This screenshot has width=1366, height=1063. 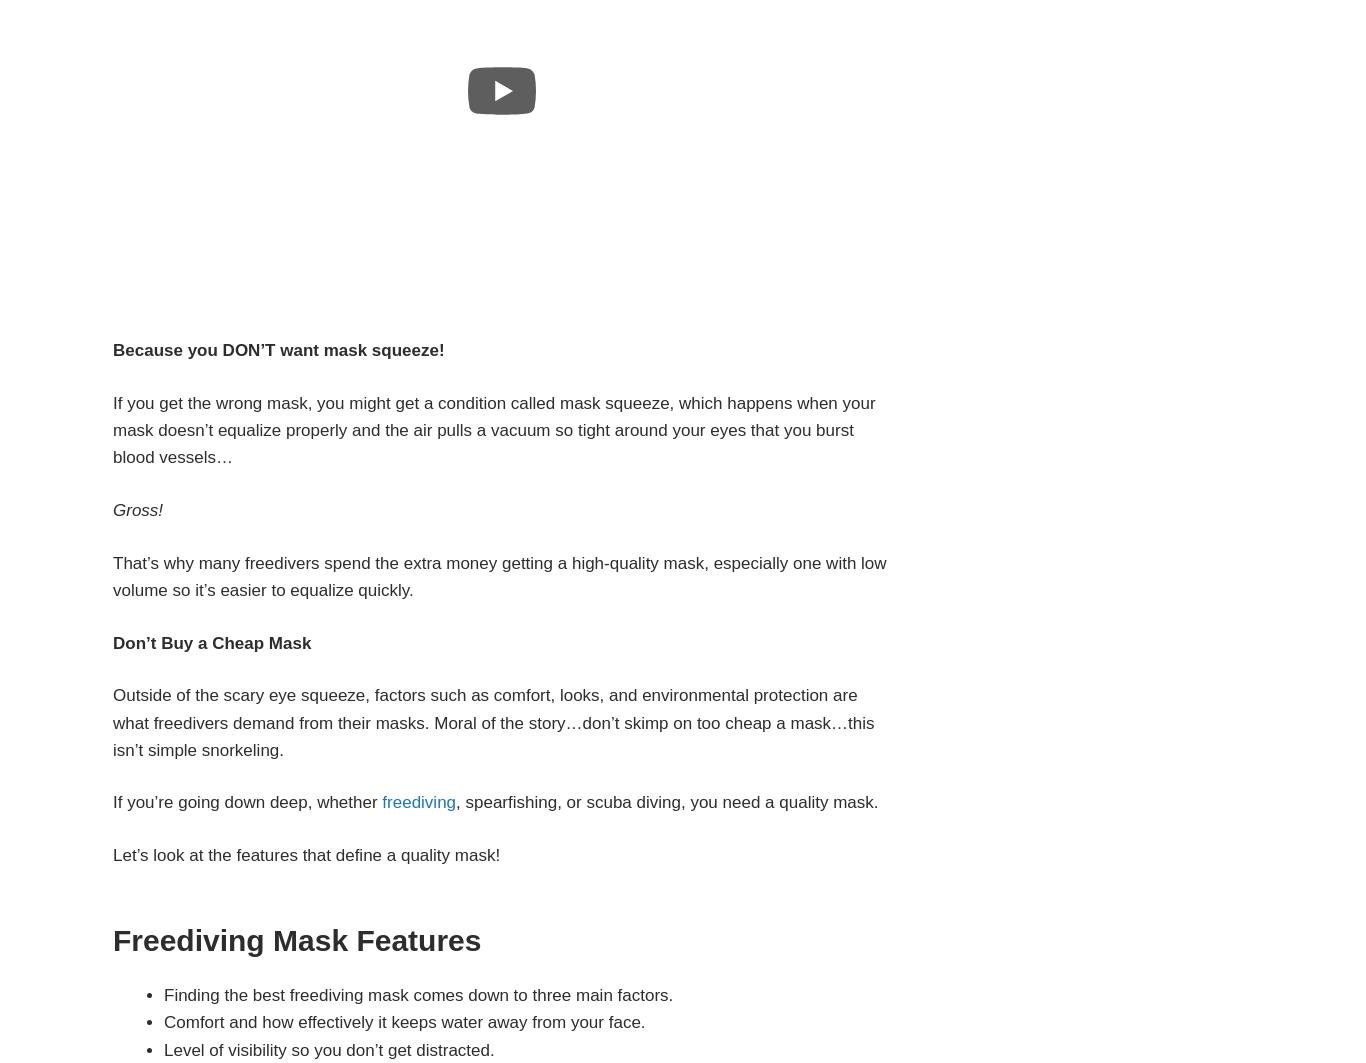 I want to click on 'freediving', so click(x=417, y=801).